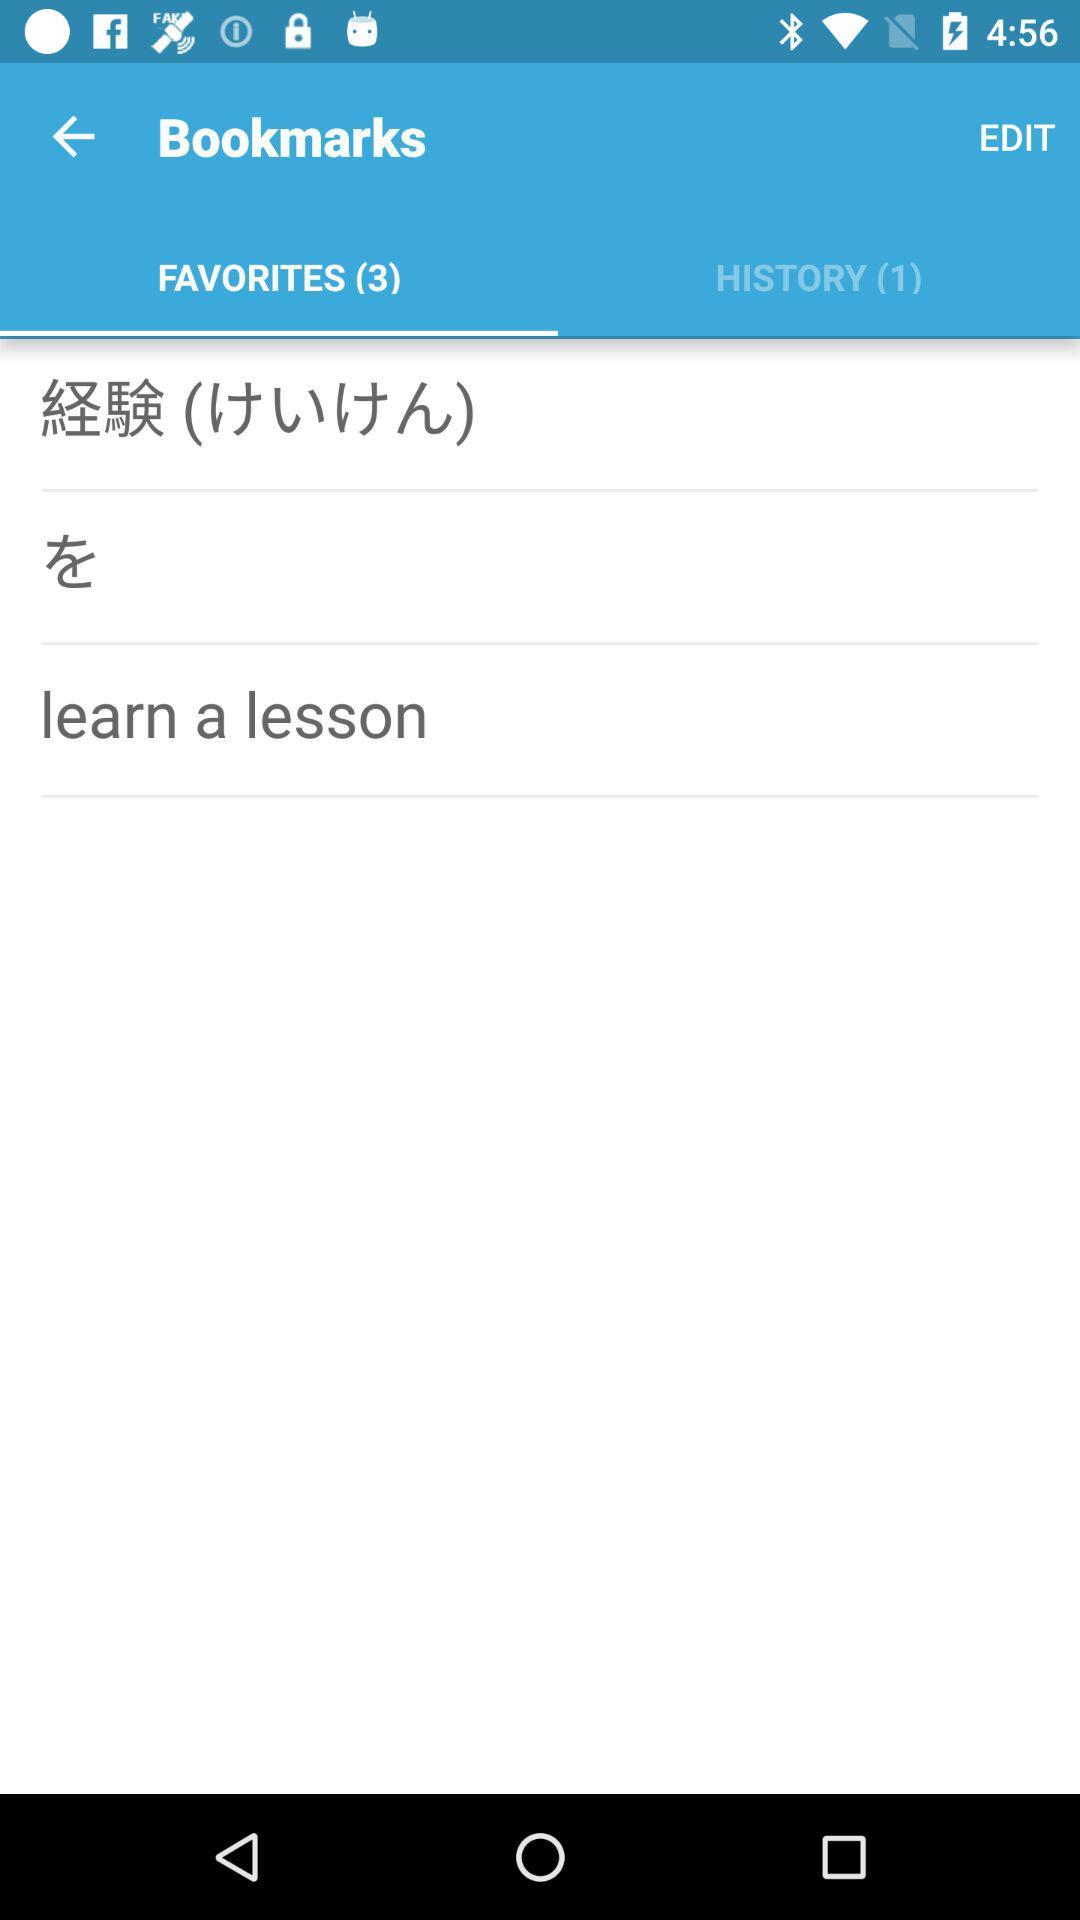  I want to click on item above favorites (3) app, so click(72, 135).